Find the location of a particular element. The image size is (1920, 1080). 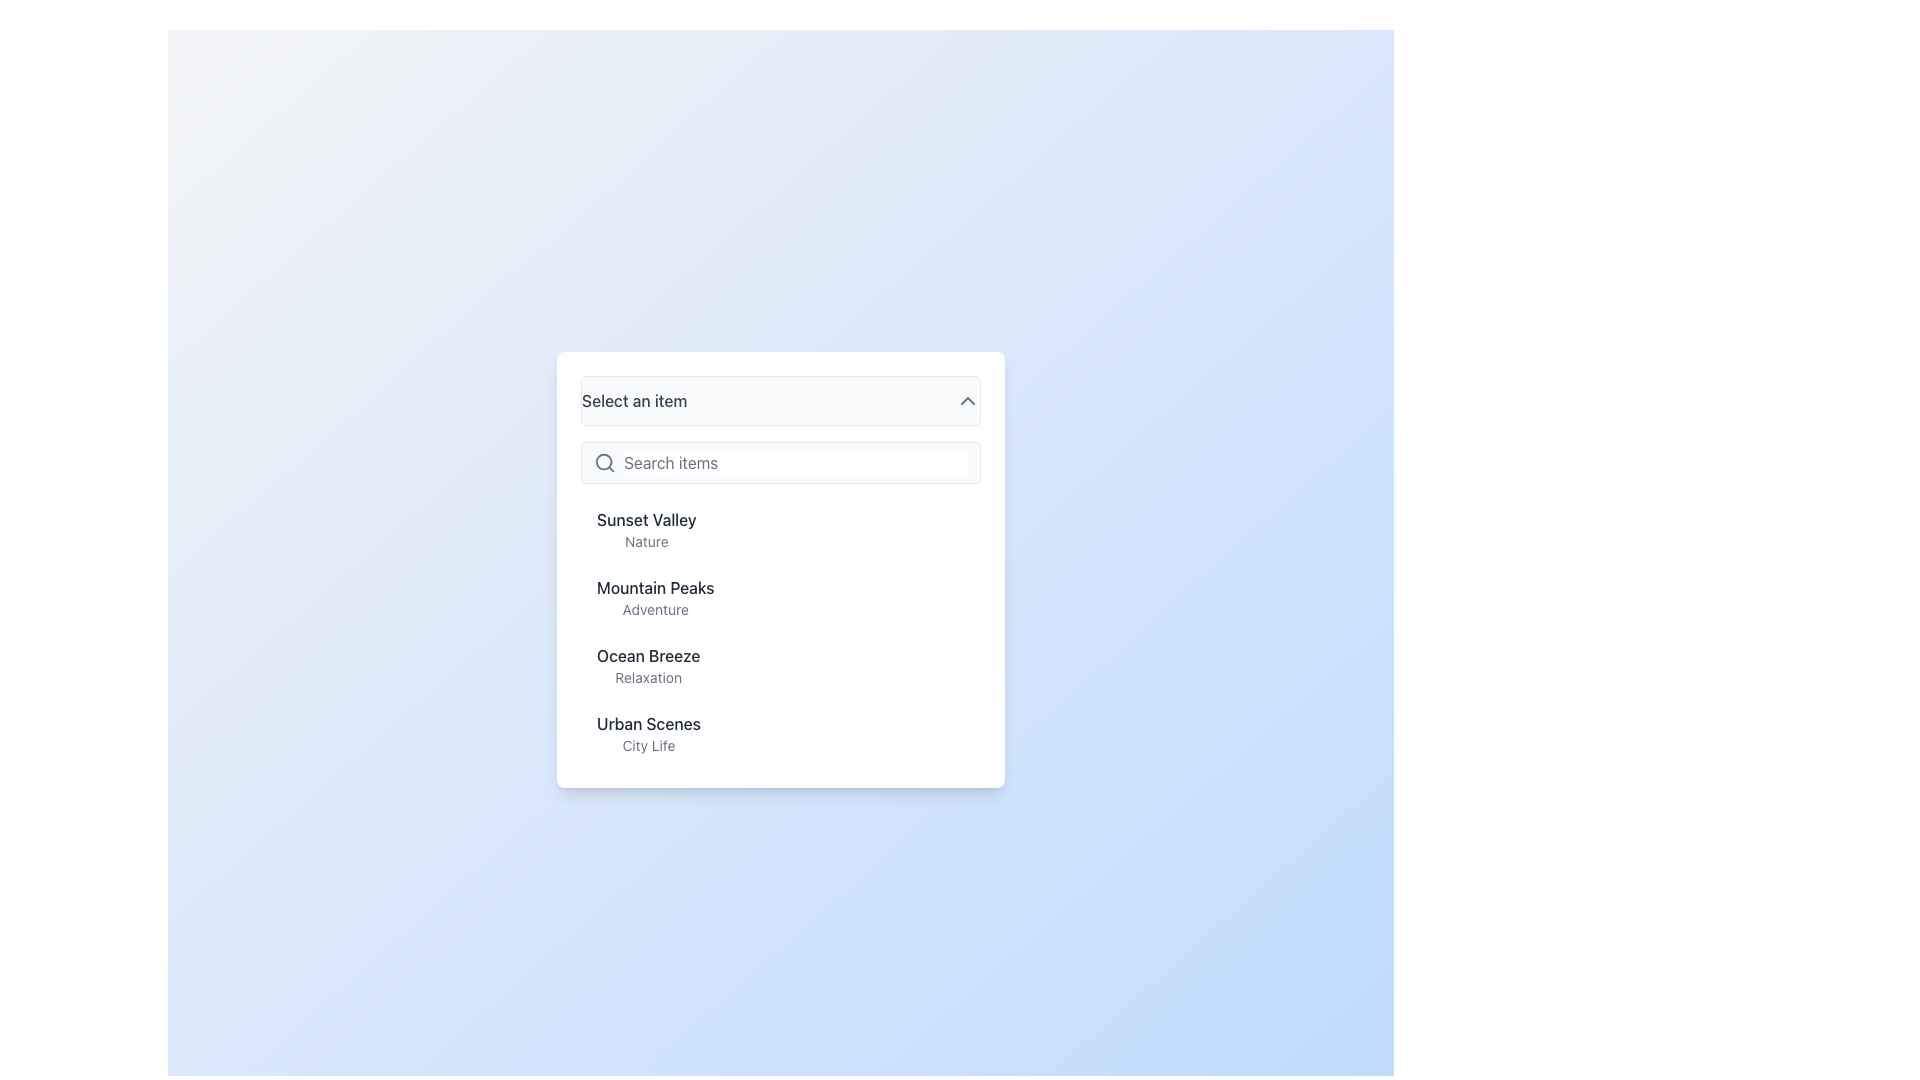

the selectable list item labeled 'Urban Scenes' that appears in a dropdown menu, positioned between 'Ocean Breeze - Relaxation' and no other elements is located at coordinates (780, 733).